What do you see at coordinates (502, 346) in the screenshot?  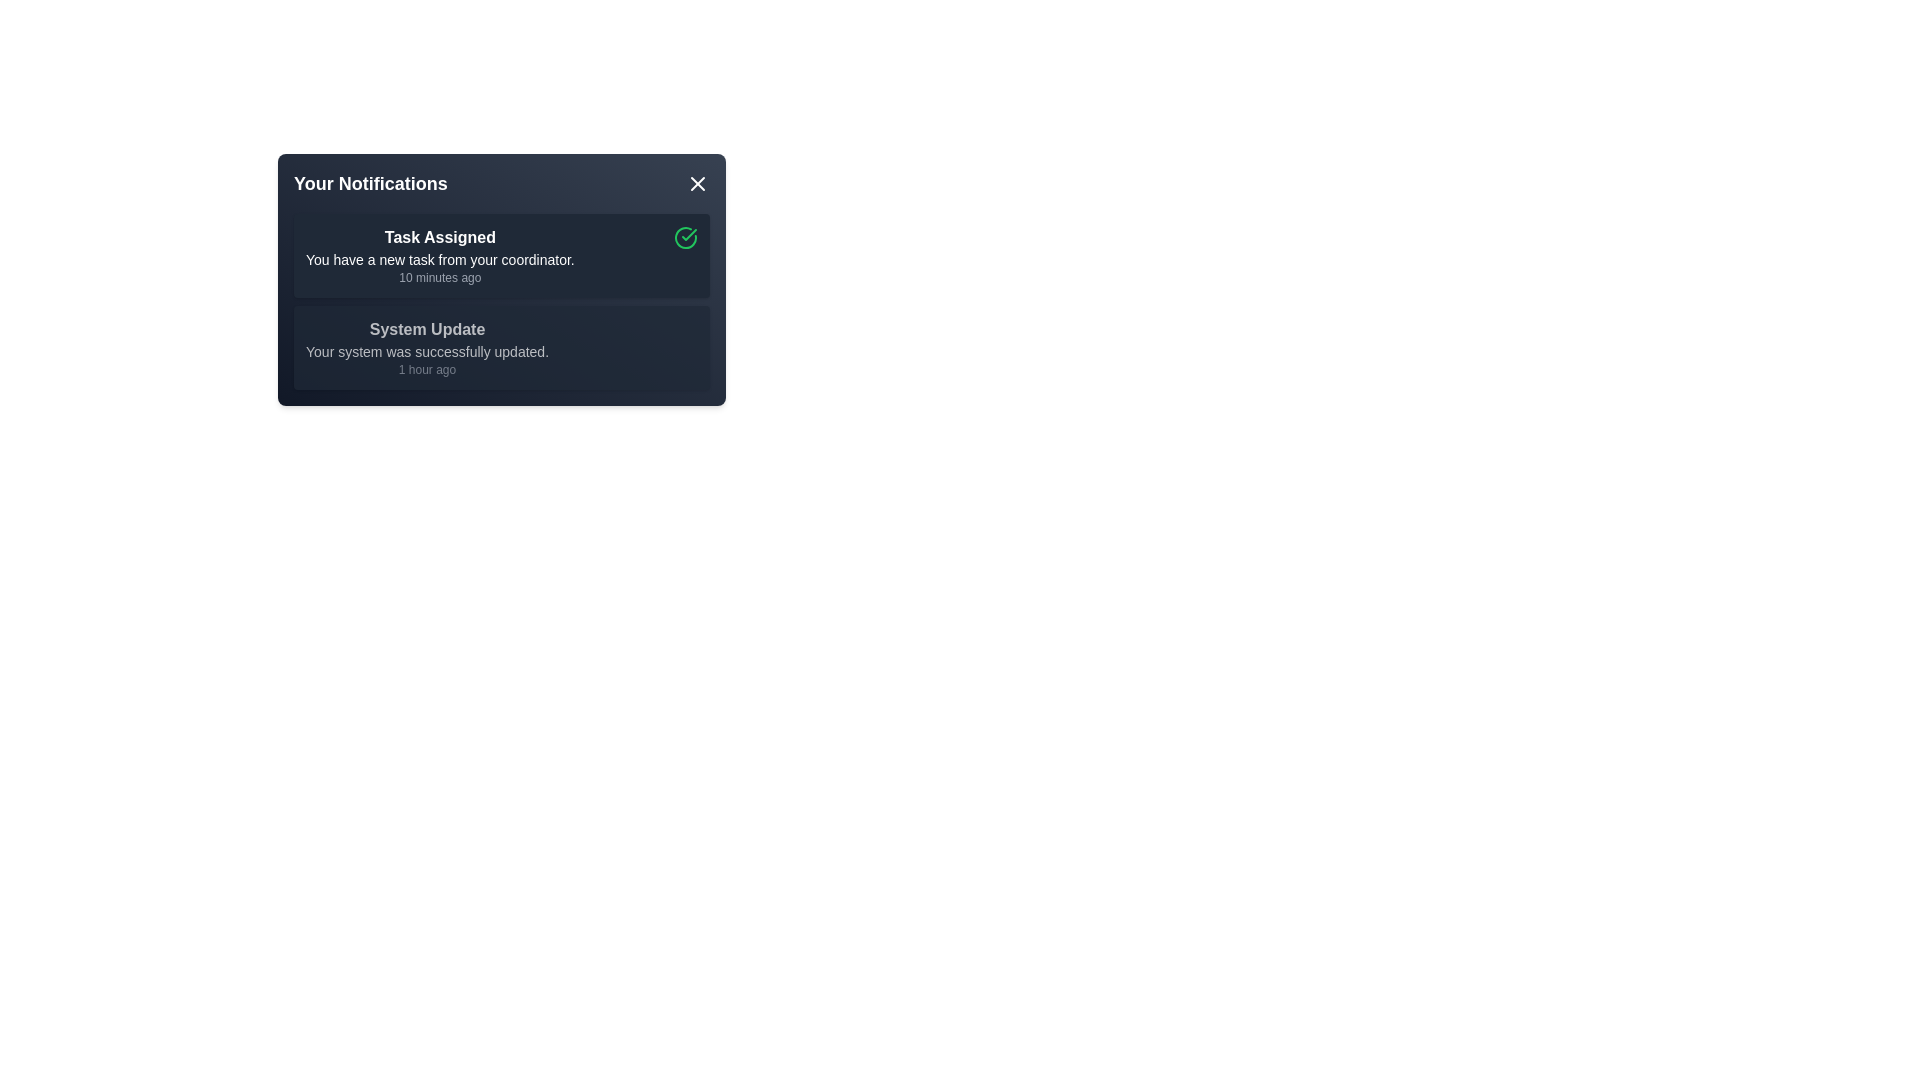 I see `details of the notification titled 'System Update' which contains a message about a successful system update` at bounding box center [502, 346].